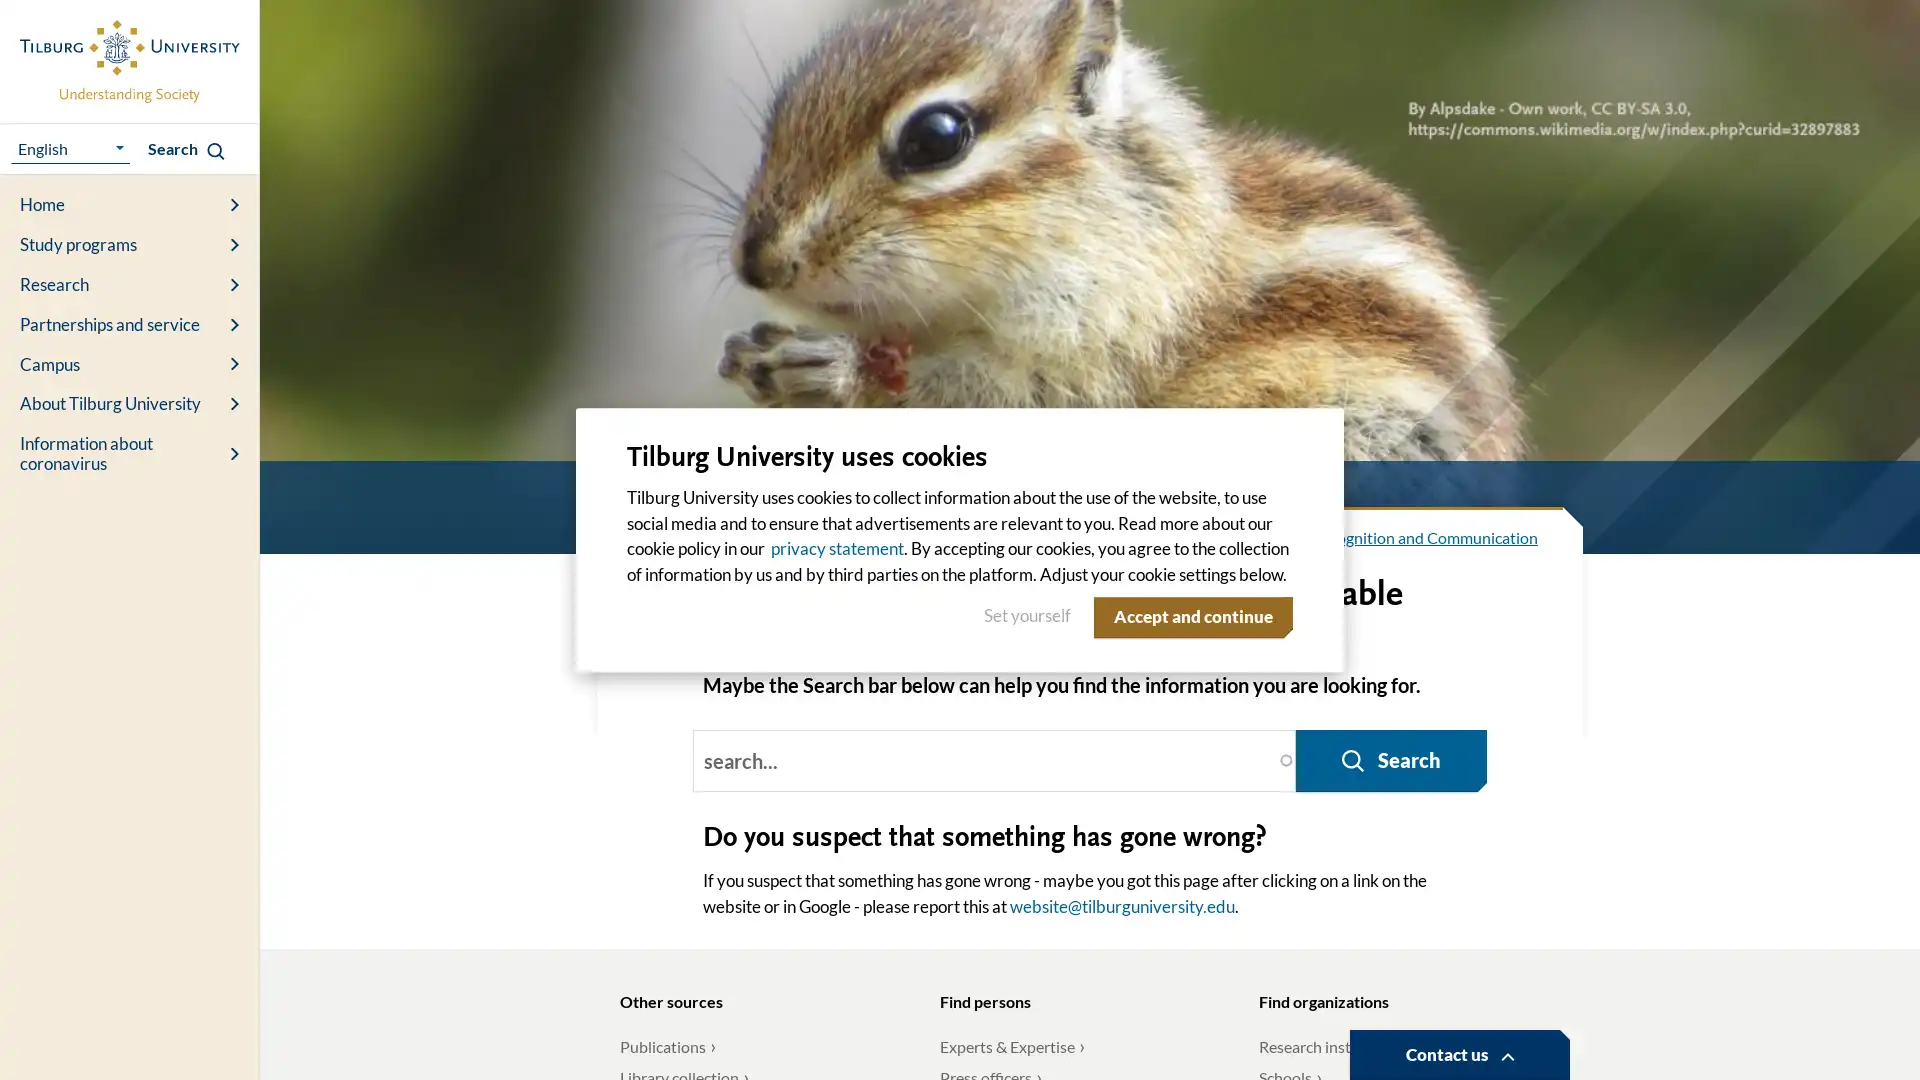 This screenshot has width=1920, height=1080. Describe the element at coordinates (1385, 689) in the screenshot. I see `Search` at that location.